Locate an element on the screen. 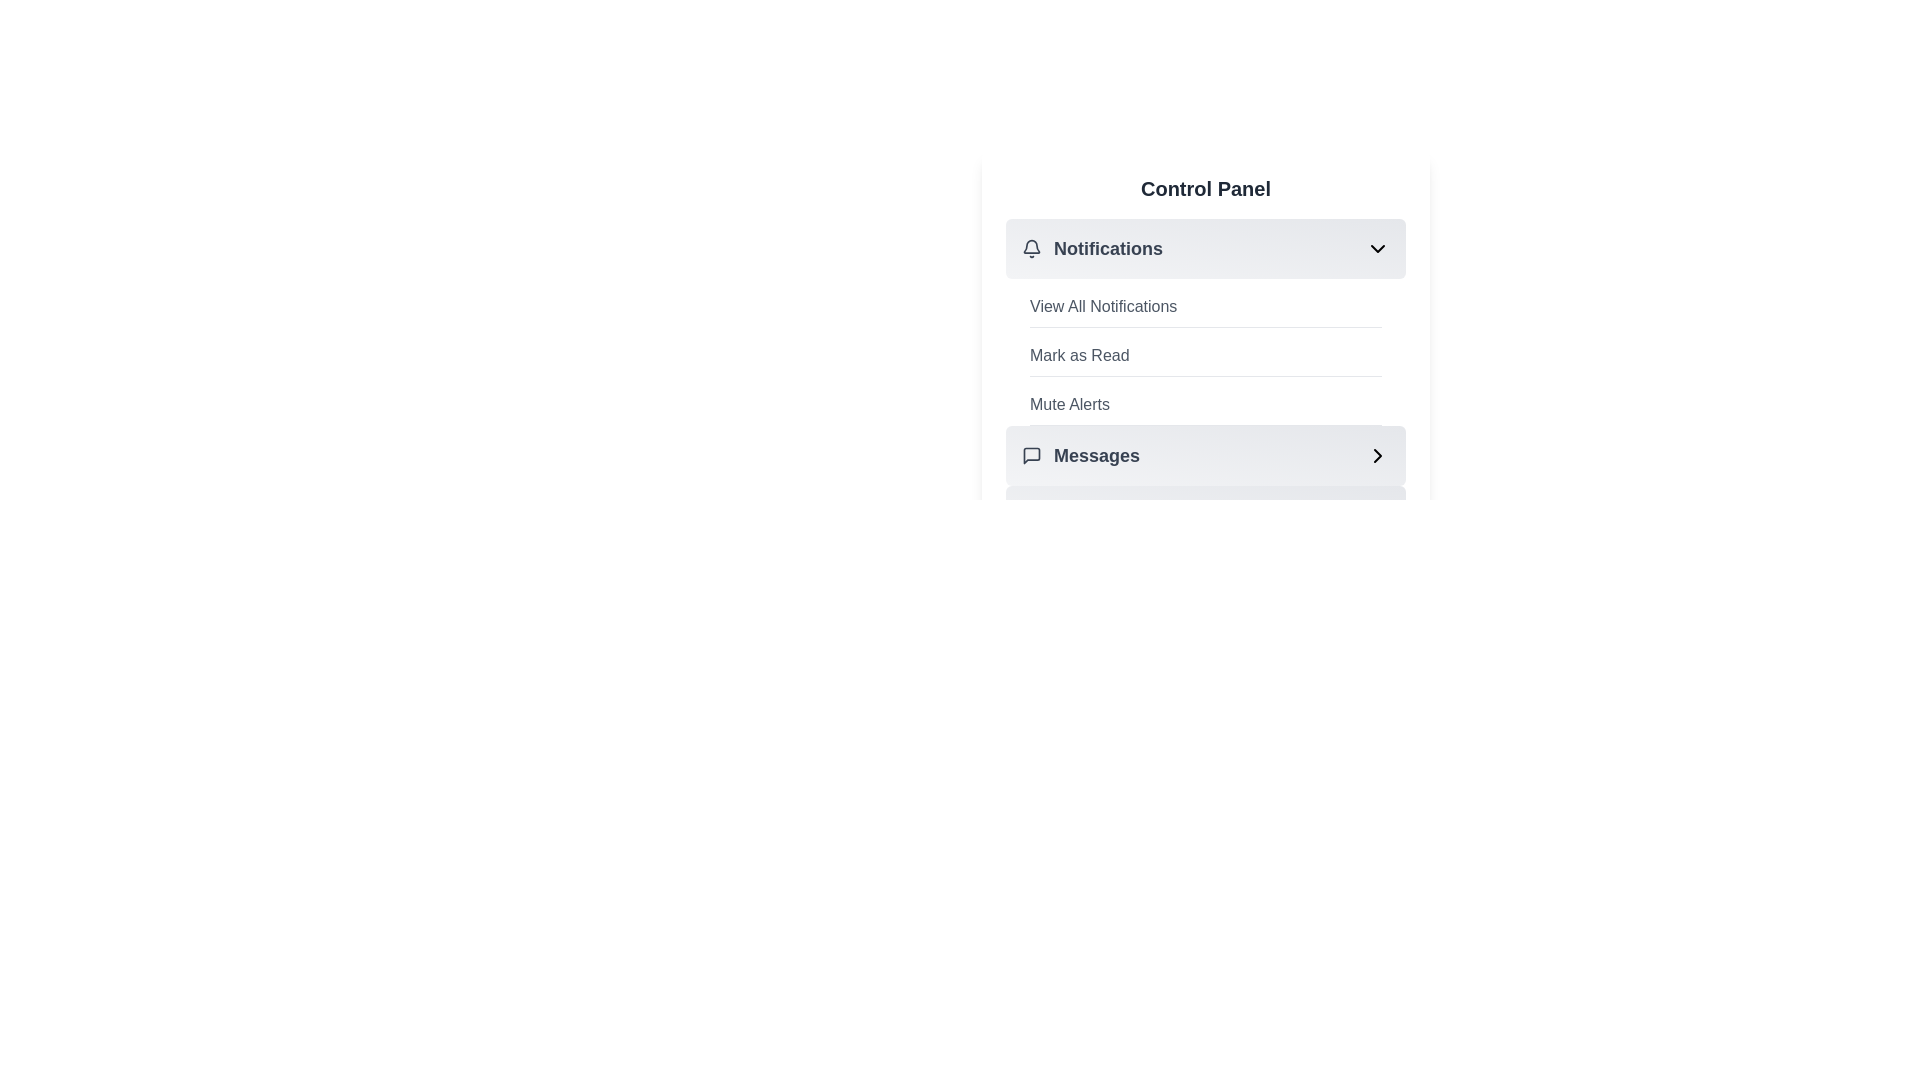 This screenshot has width=1920, height=1080. the 'View All Notifications' text label located beneath the Notifications heading in the control panel interface is located at coordinates (1102, 307).